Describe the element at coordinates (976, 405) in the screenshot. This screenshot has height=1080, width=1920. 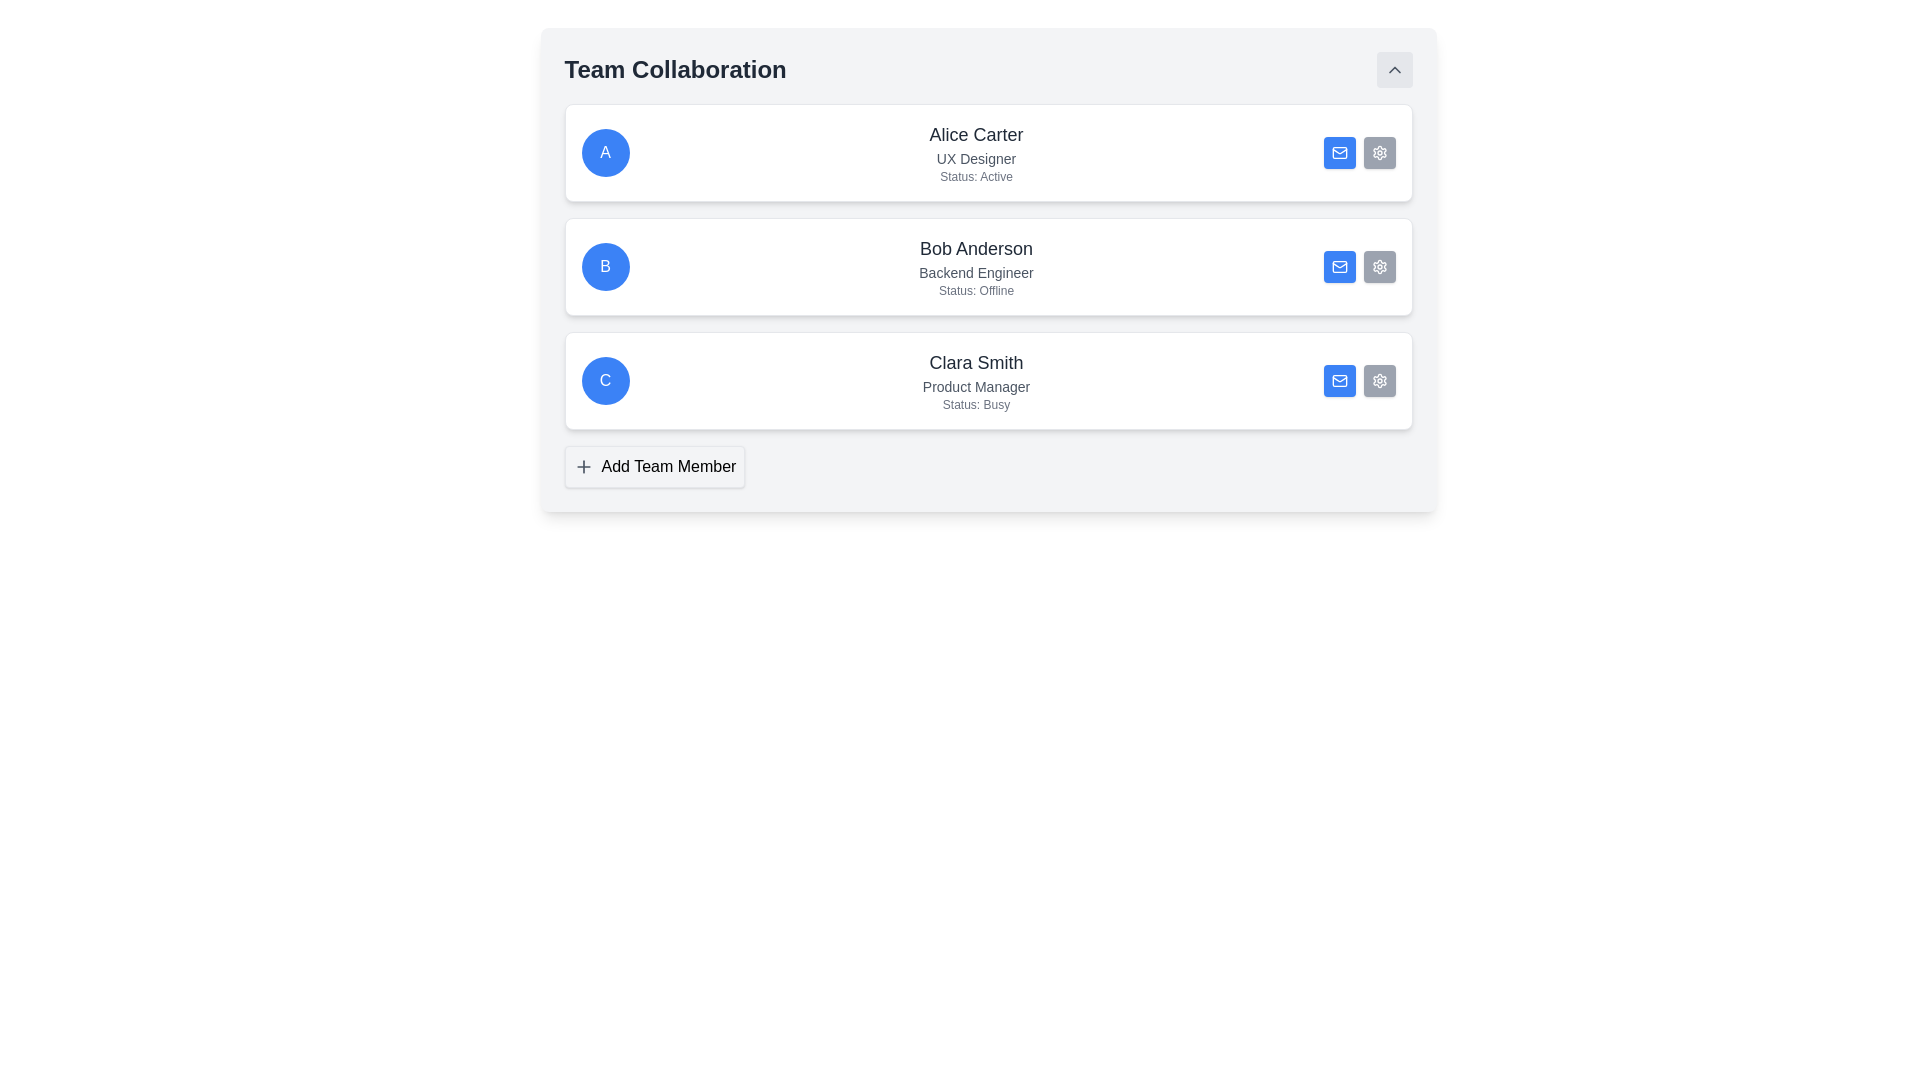
I see `status text label displaying Clara Smith's availability, which is the third text element below the 'Product Manager' label` at that location.